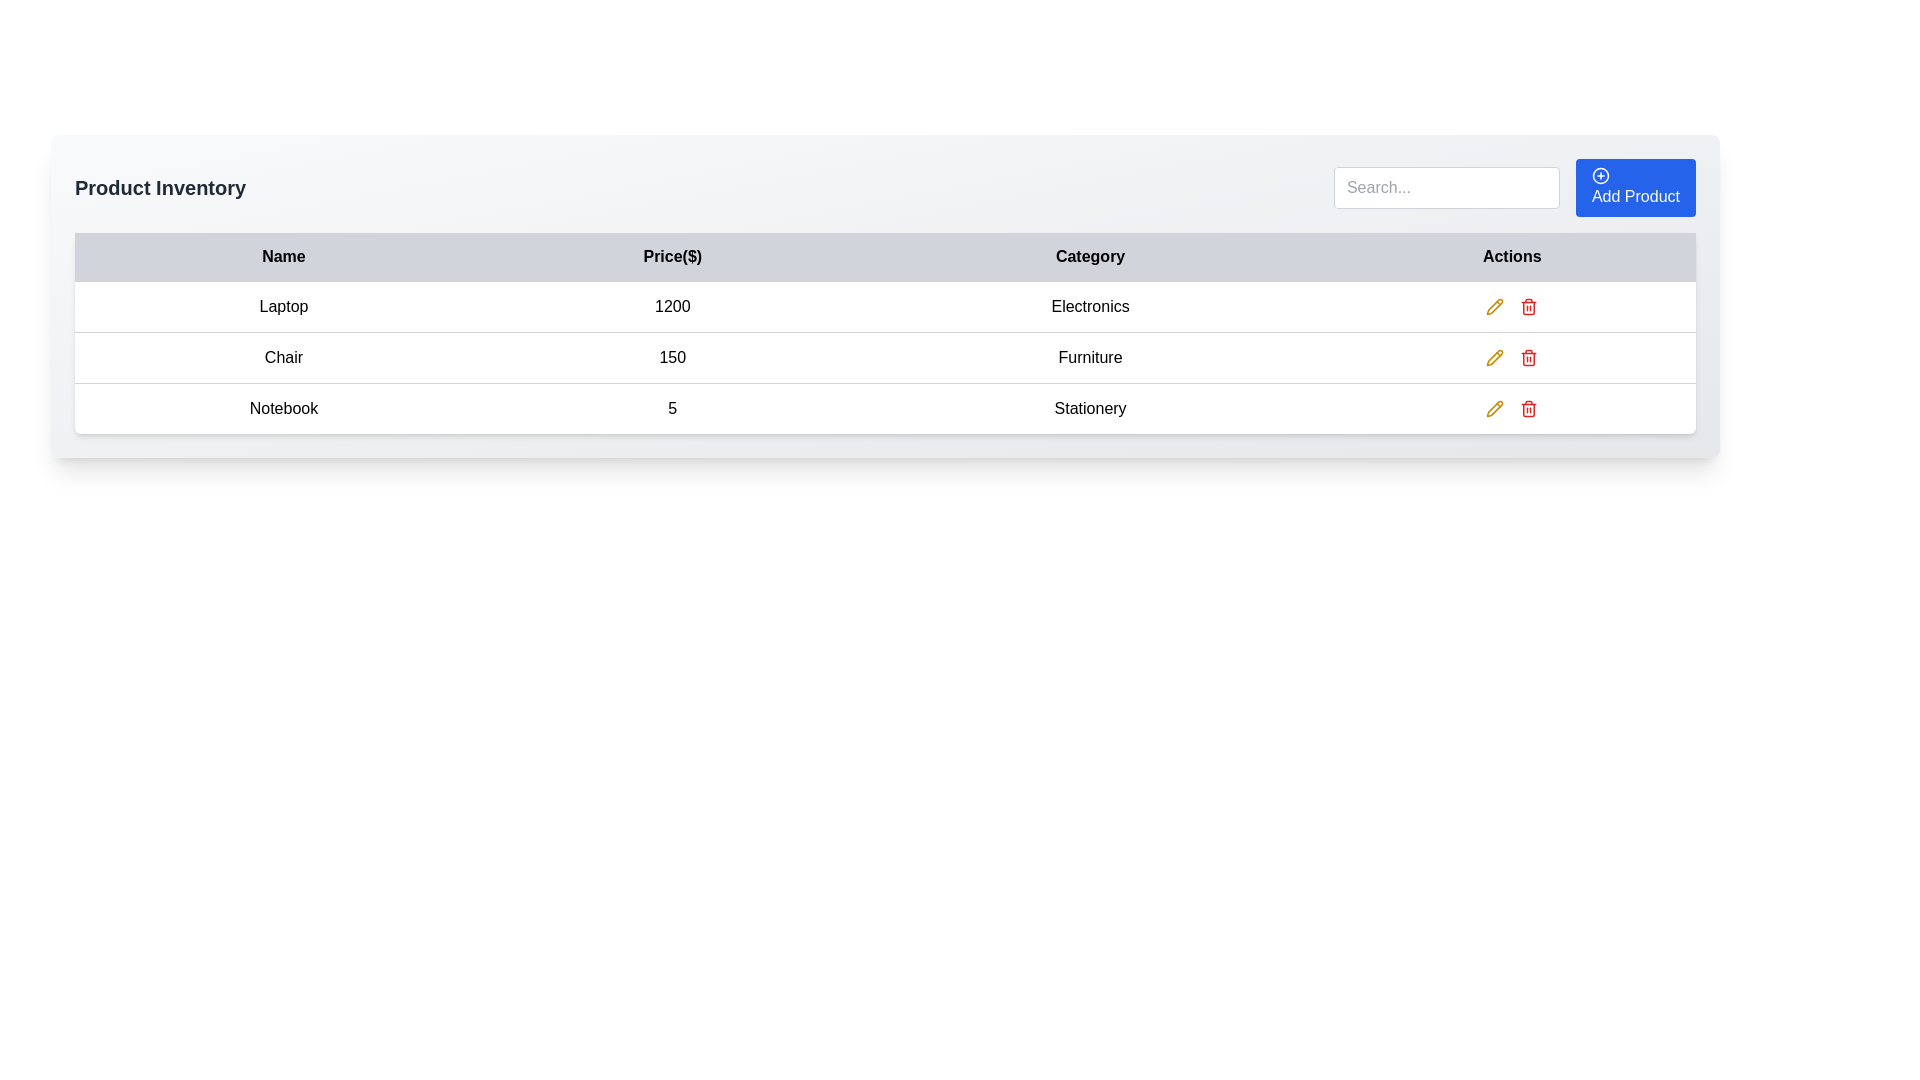  What do you see at coordinates (1528, 307) in the screenshot?
I see `the red trash icon button located in the first row of the table under the 'Actions' header` at bounding box center [1528, 307].